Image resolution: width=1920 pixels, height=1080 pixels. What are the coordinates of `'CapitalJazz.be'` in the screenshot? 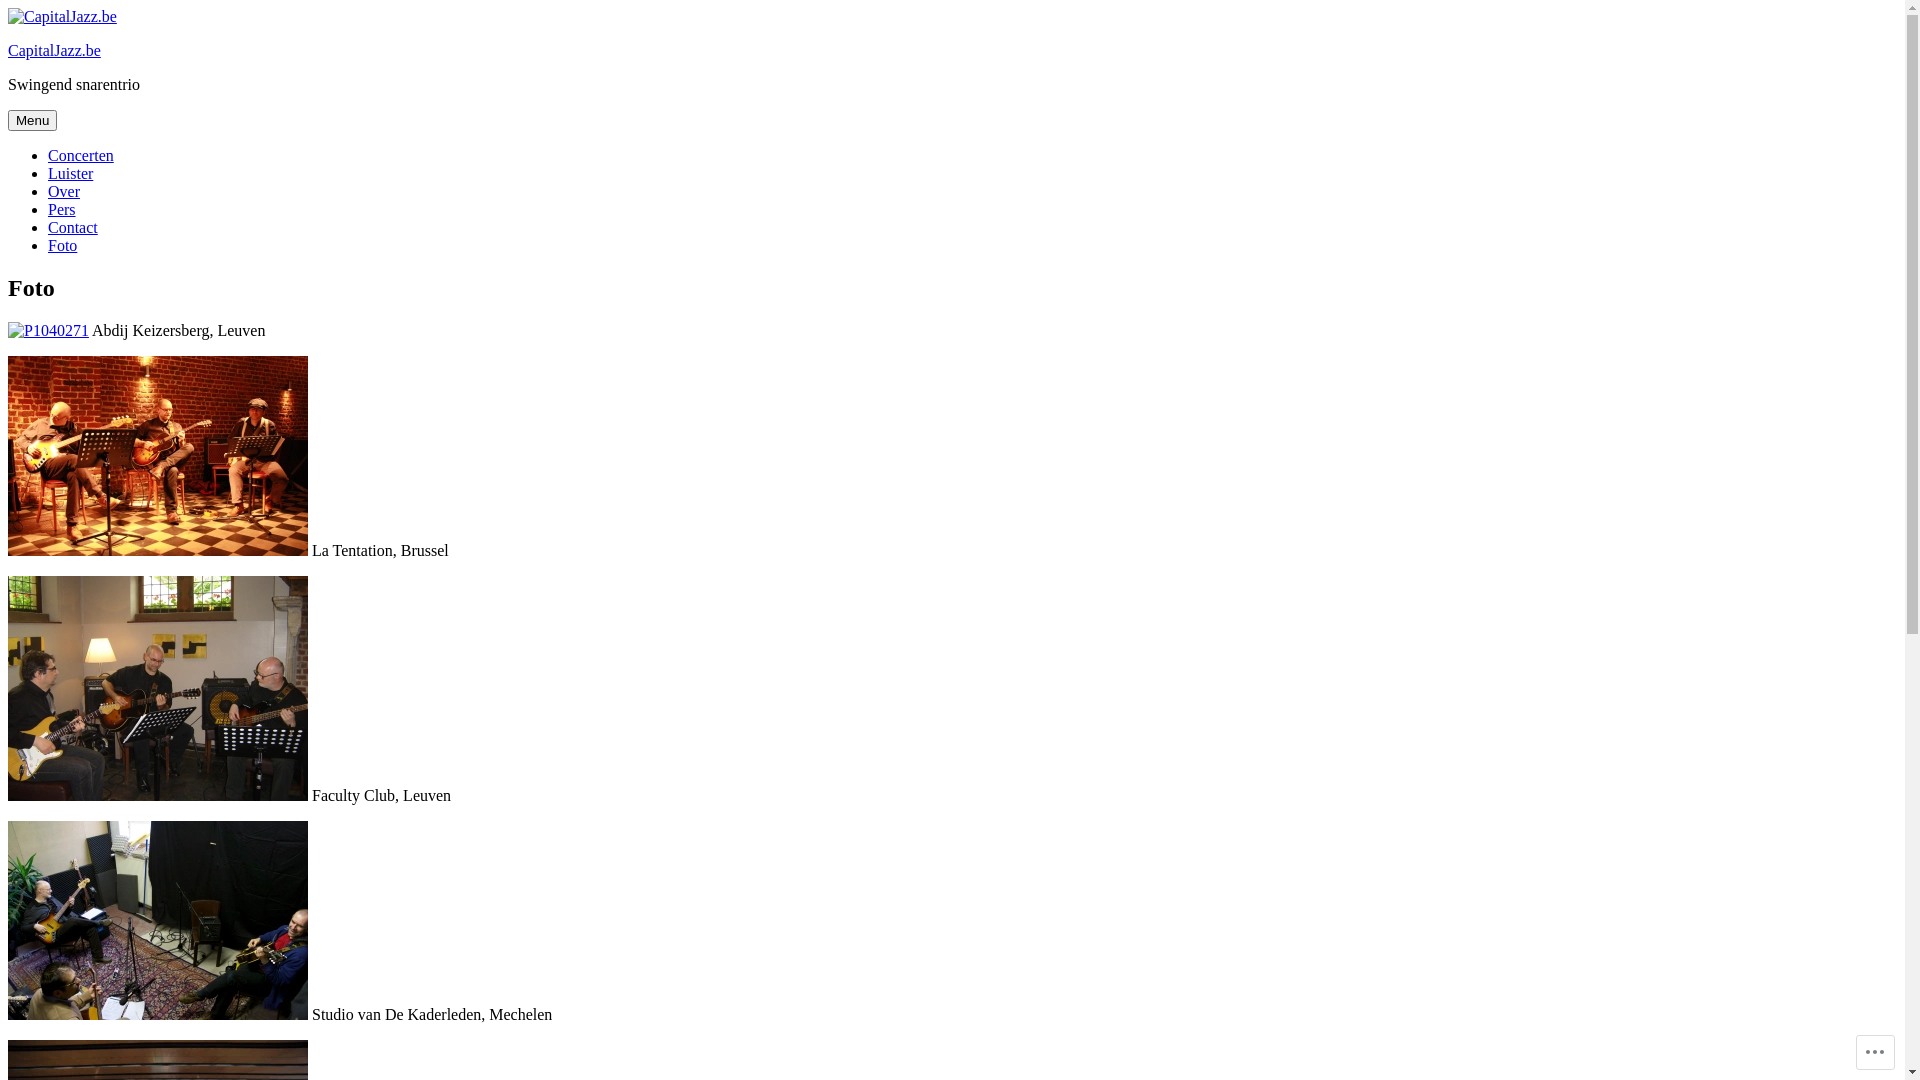 It's located at (8, 49).